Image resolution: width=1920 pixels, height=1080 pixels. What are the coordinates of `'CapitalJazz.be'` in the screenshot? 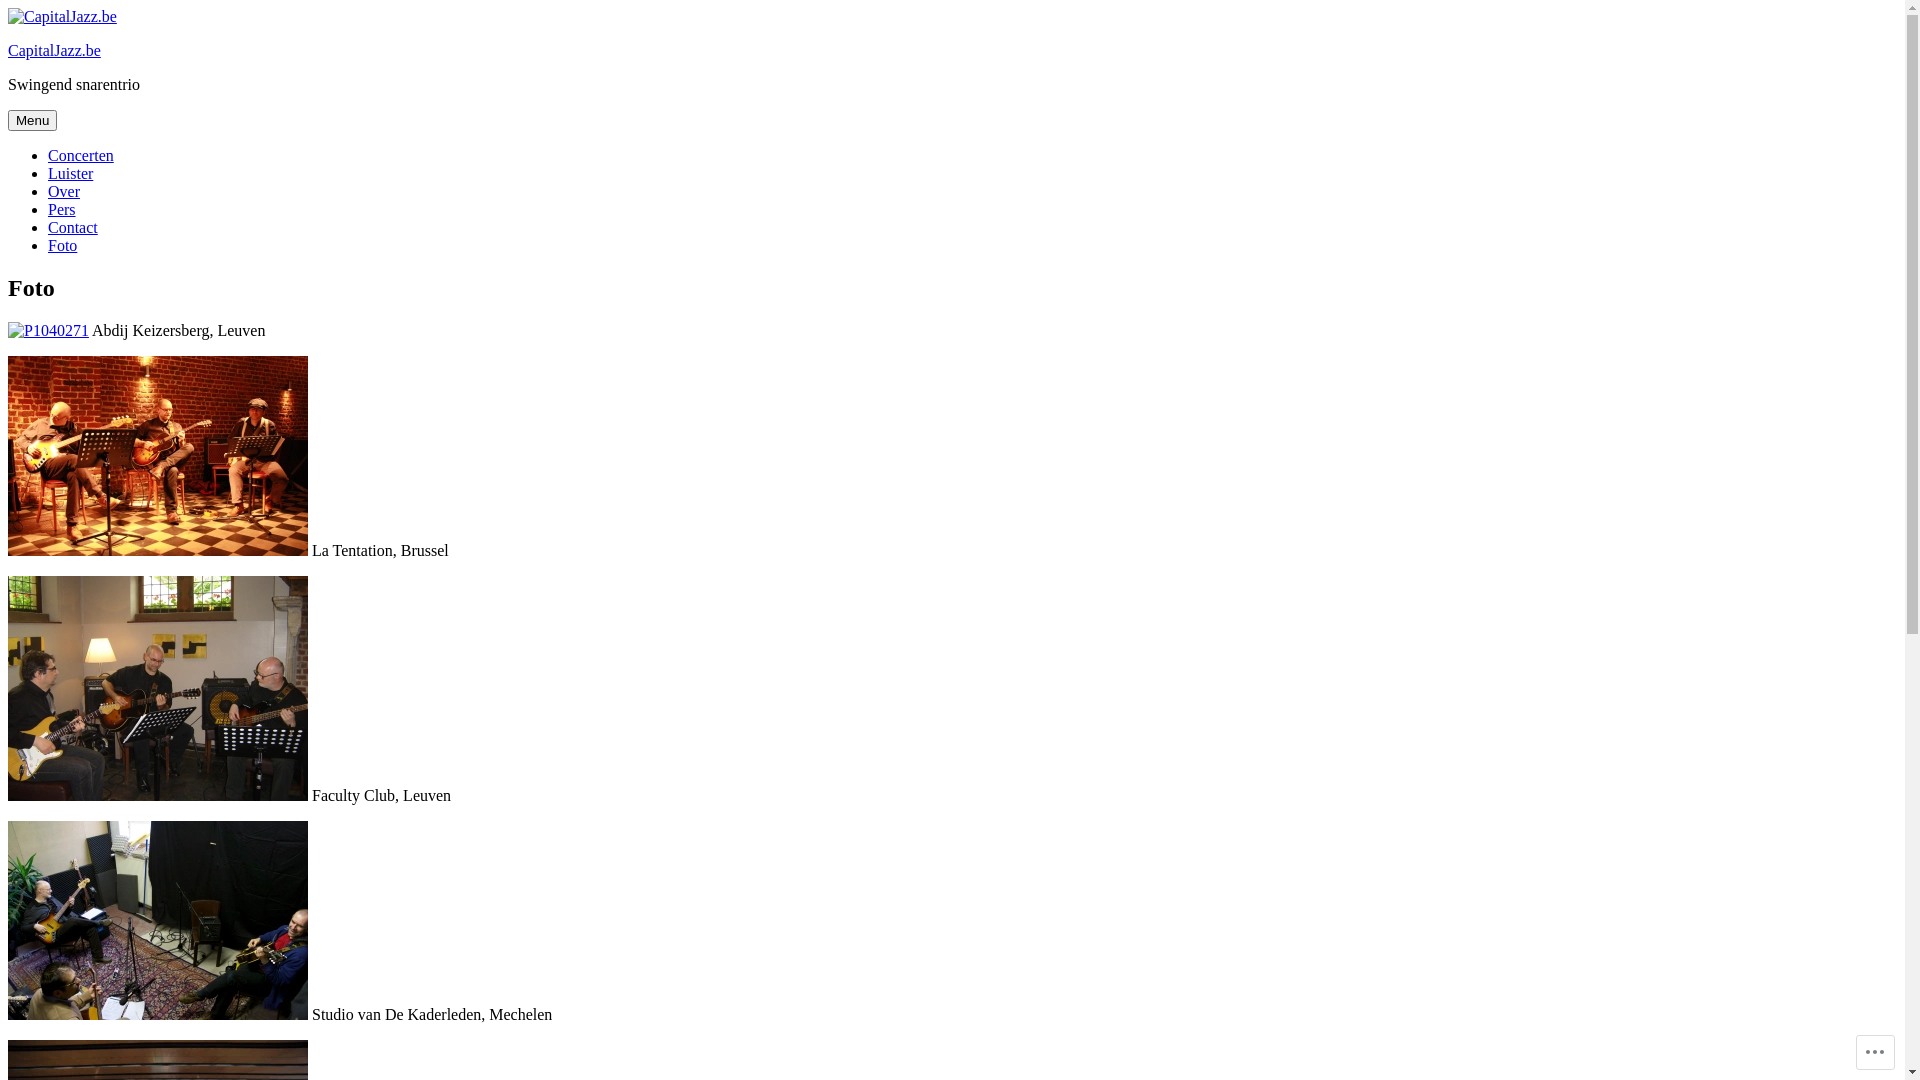 It's located at (8, 49).